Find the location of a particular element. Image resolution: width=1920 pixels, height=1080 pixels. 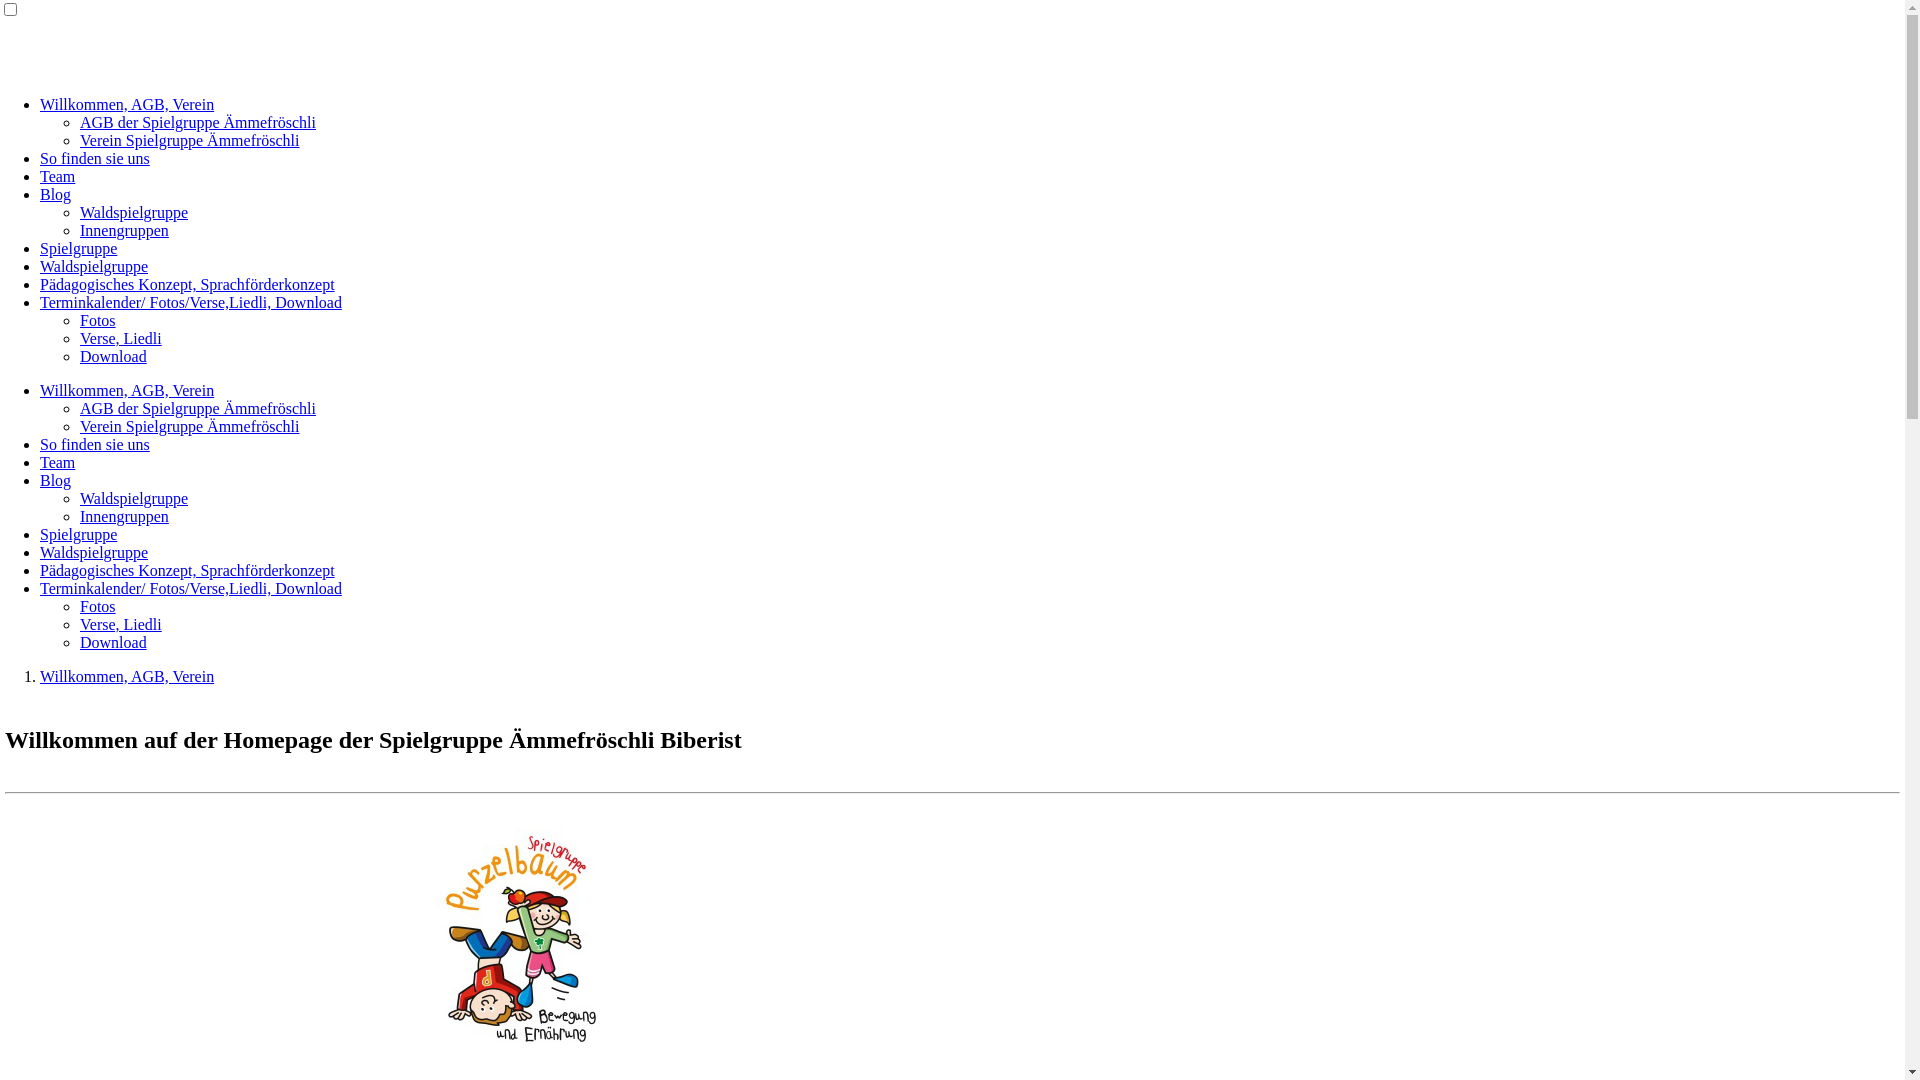

'Fotos' is located at coordinates (96, 319).